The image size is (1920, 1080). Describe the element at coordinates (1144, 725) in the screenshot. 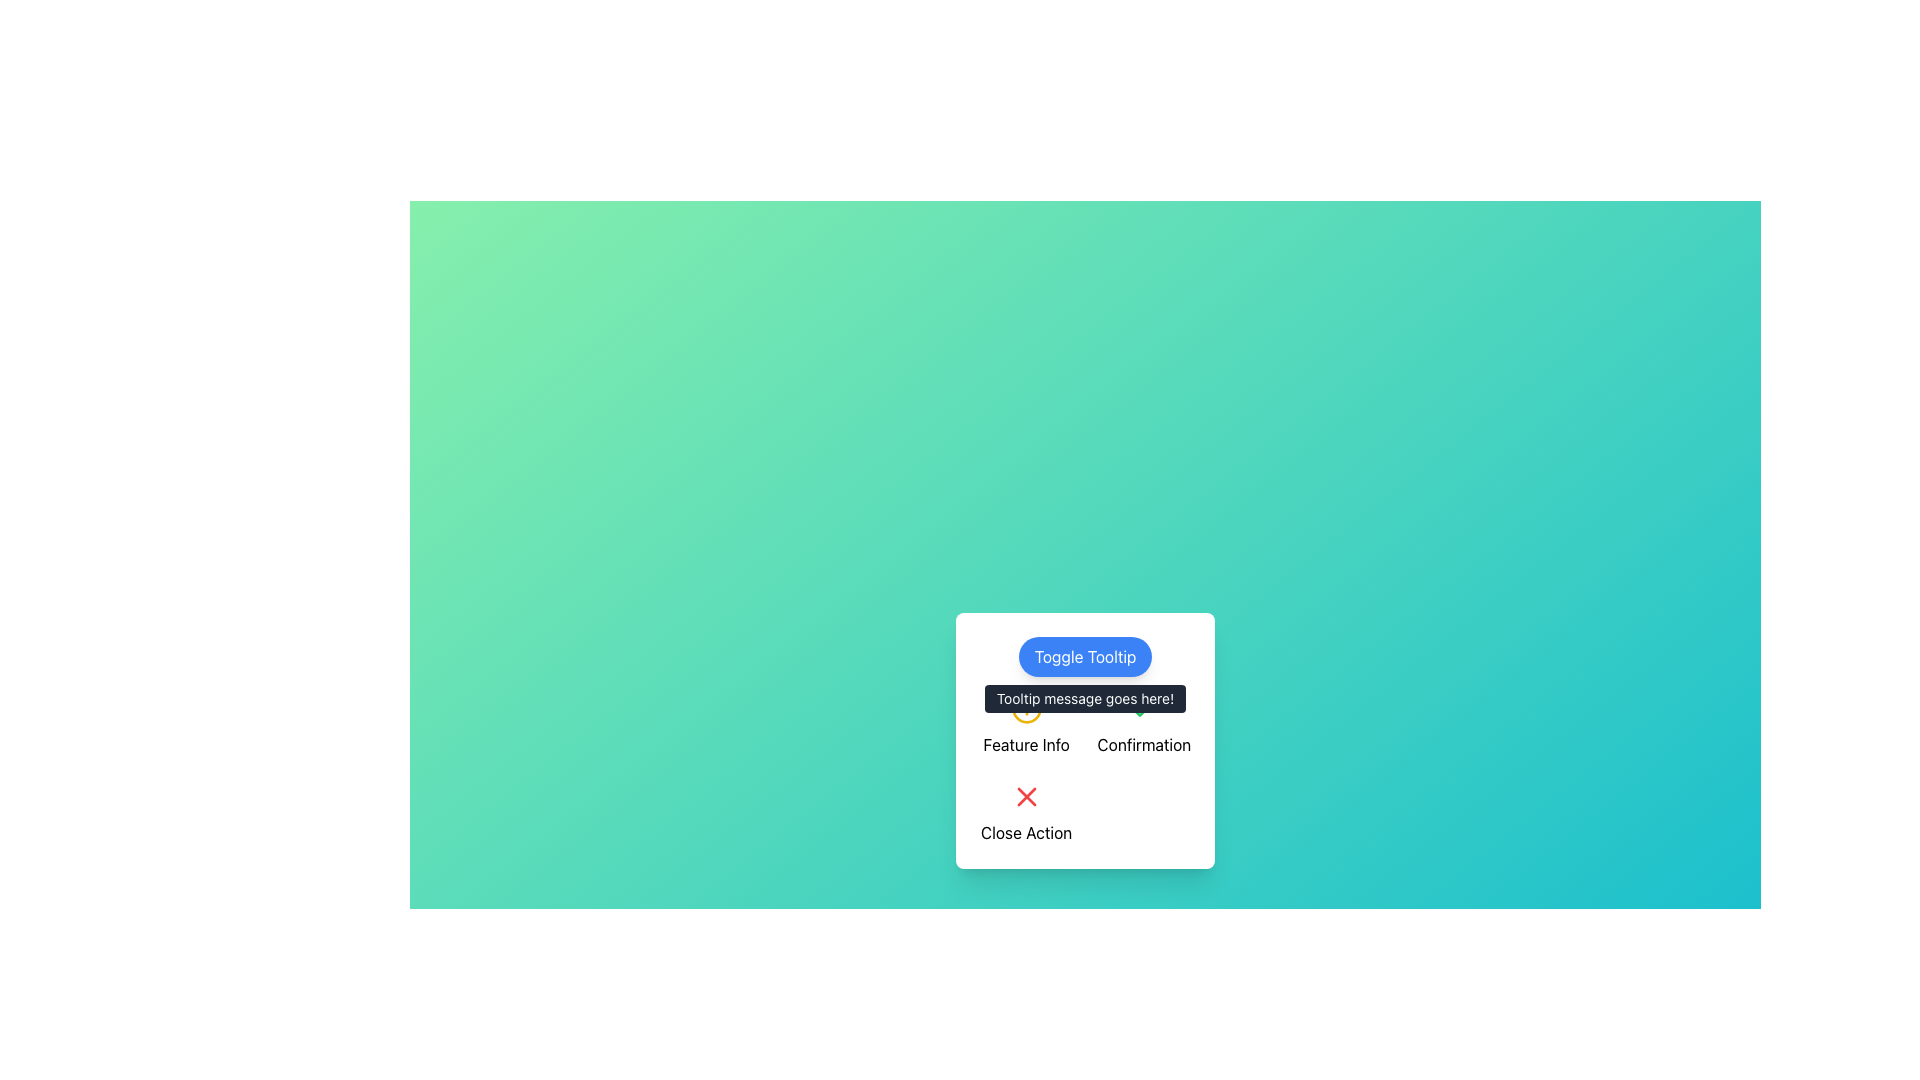

I see `displayed content of the confirmation message located in the second column of the two-column grid layout, positioned below the tooltip and above the action section` at that location.